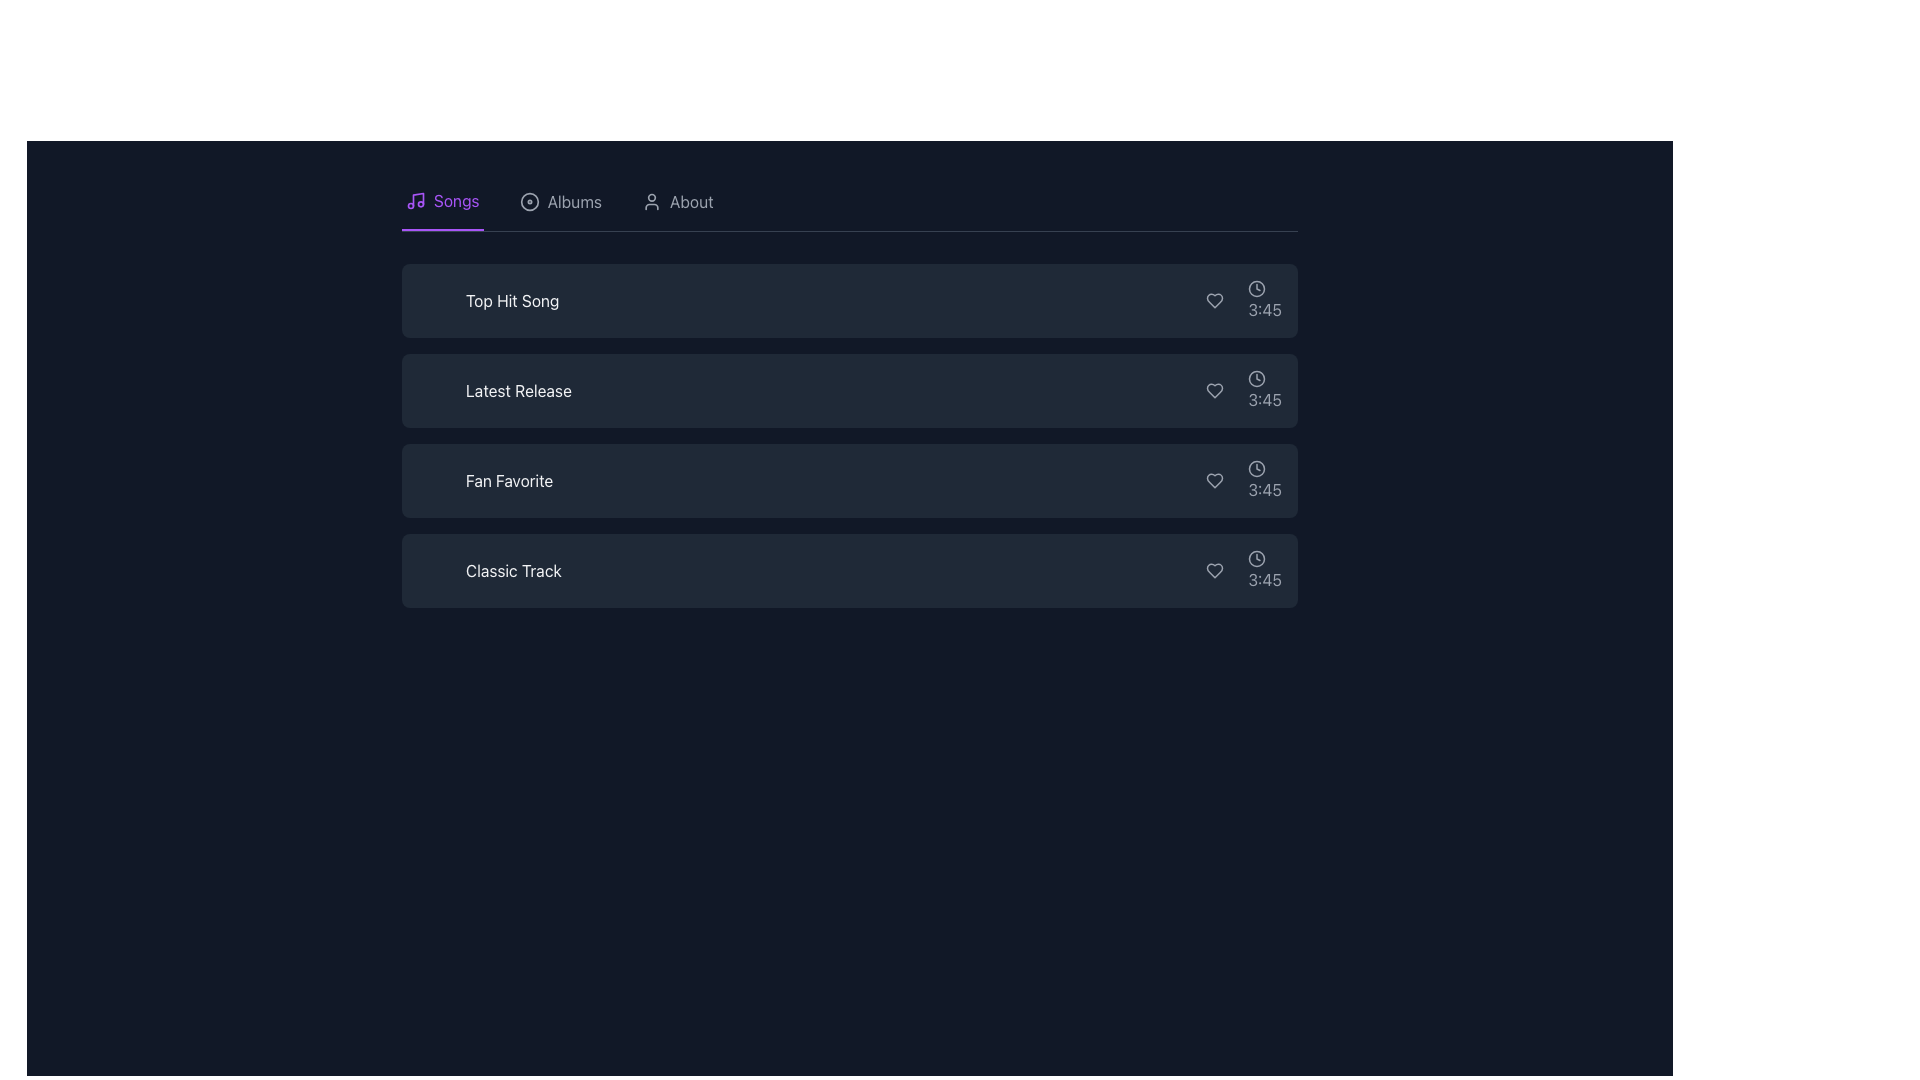 Image resolution: width=1920 pixels, height=1080 pixels. What do you see at coordinates (1264, 570) in the screenshot?
I see `the text label displaying '3:45' with a gray clock icon, located next to the 'Classic Track' text in the dark-themed interface` at bounding box center [1264, 570].